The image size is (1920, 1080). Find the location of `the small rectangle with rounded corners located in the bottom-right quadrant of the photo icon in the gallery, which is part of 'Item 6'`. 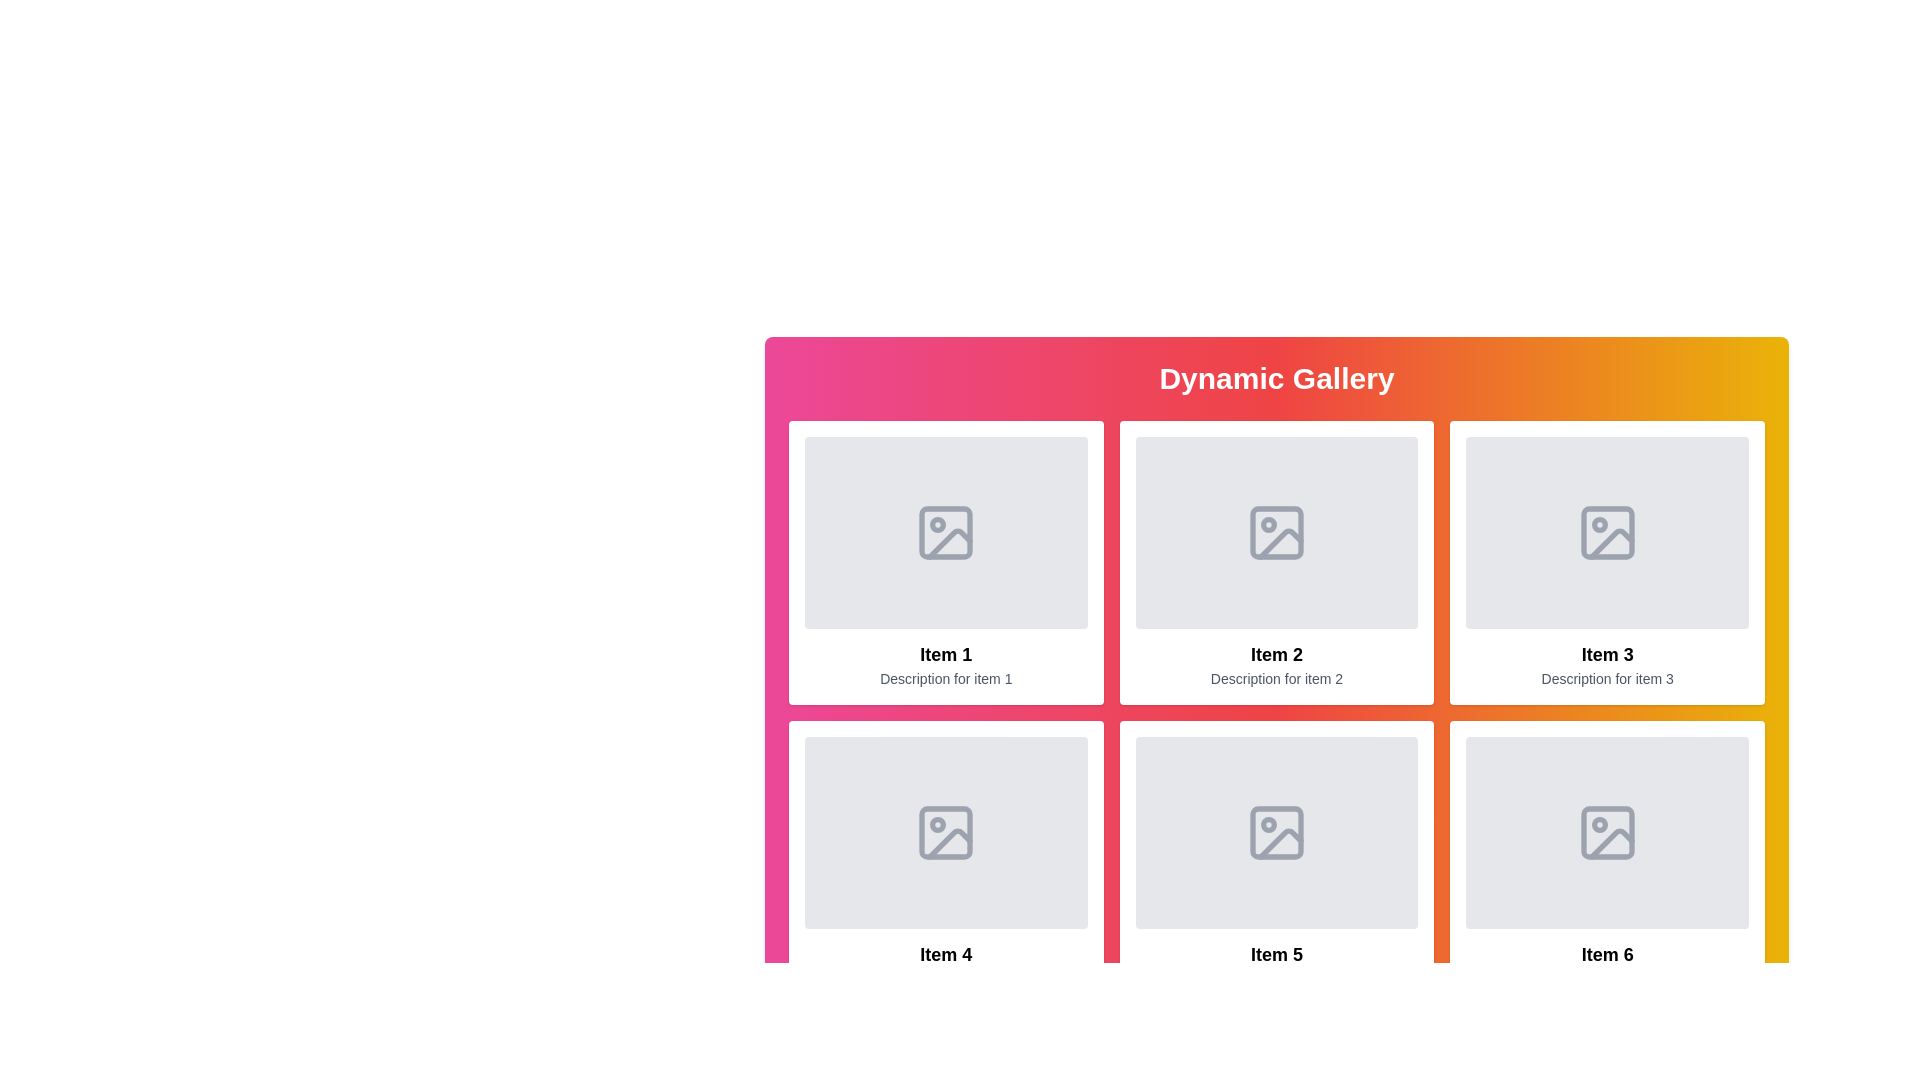

the small rectangle with rounded corners located in the bottom-right quadrant of the photo icon in the gallery, which is part of 'Item 6' is located at coordinates (1607, 833).